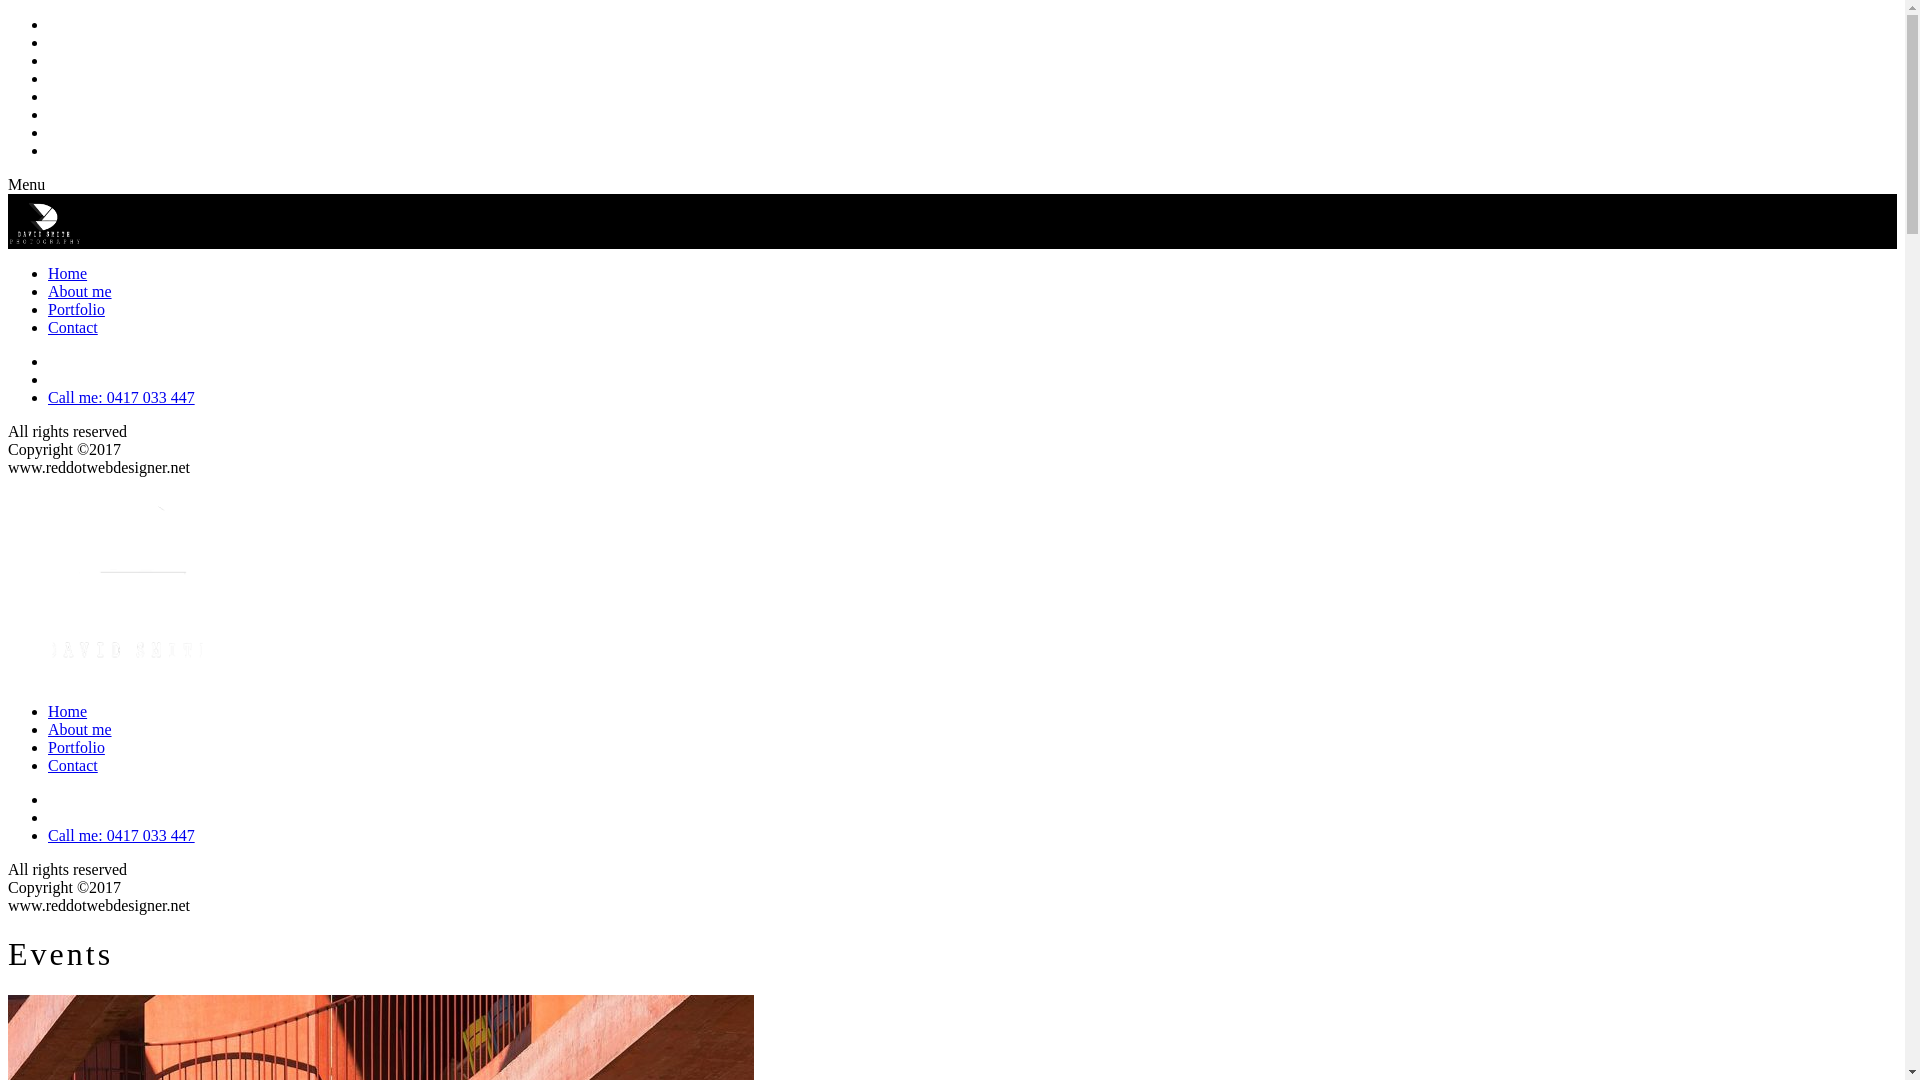 This screenshot has width=1920, height=1080. Describe the element at coordinates (48, 397) in the screenshot. I see `'Call me: 0417 033 447'` at that location.